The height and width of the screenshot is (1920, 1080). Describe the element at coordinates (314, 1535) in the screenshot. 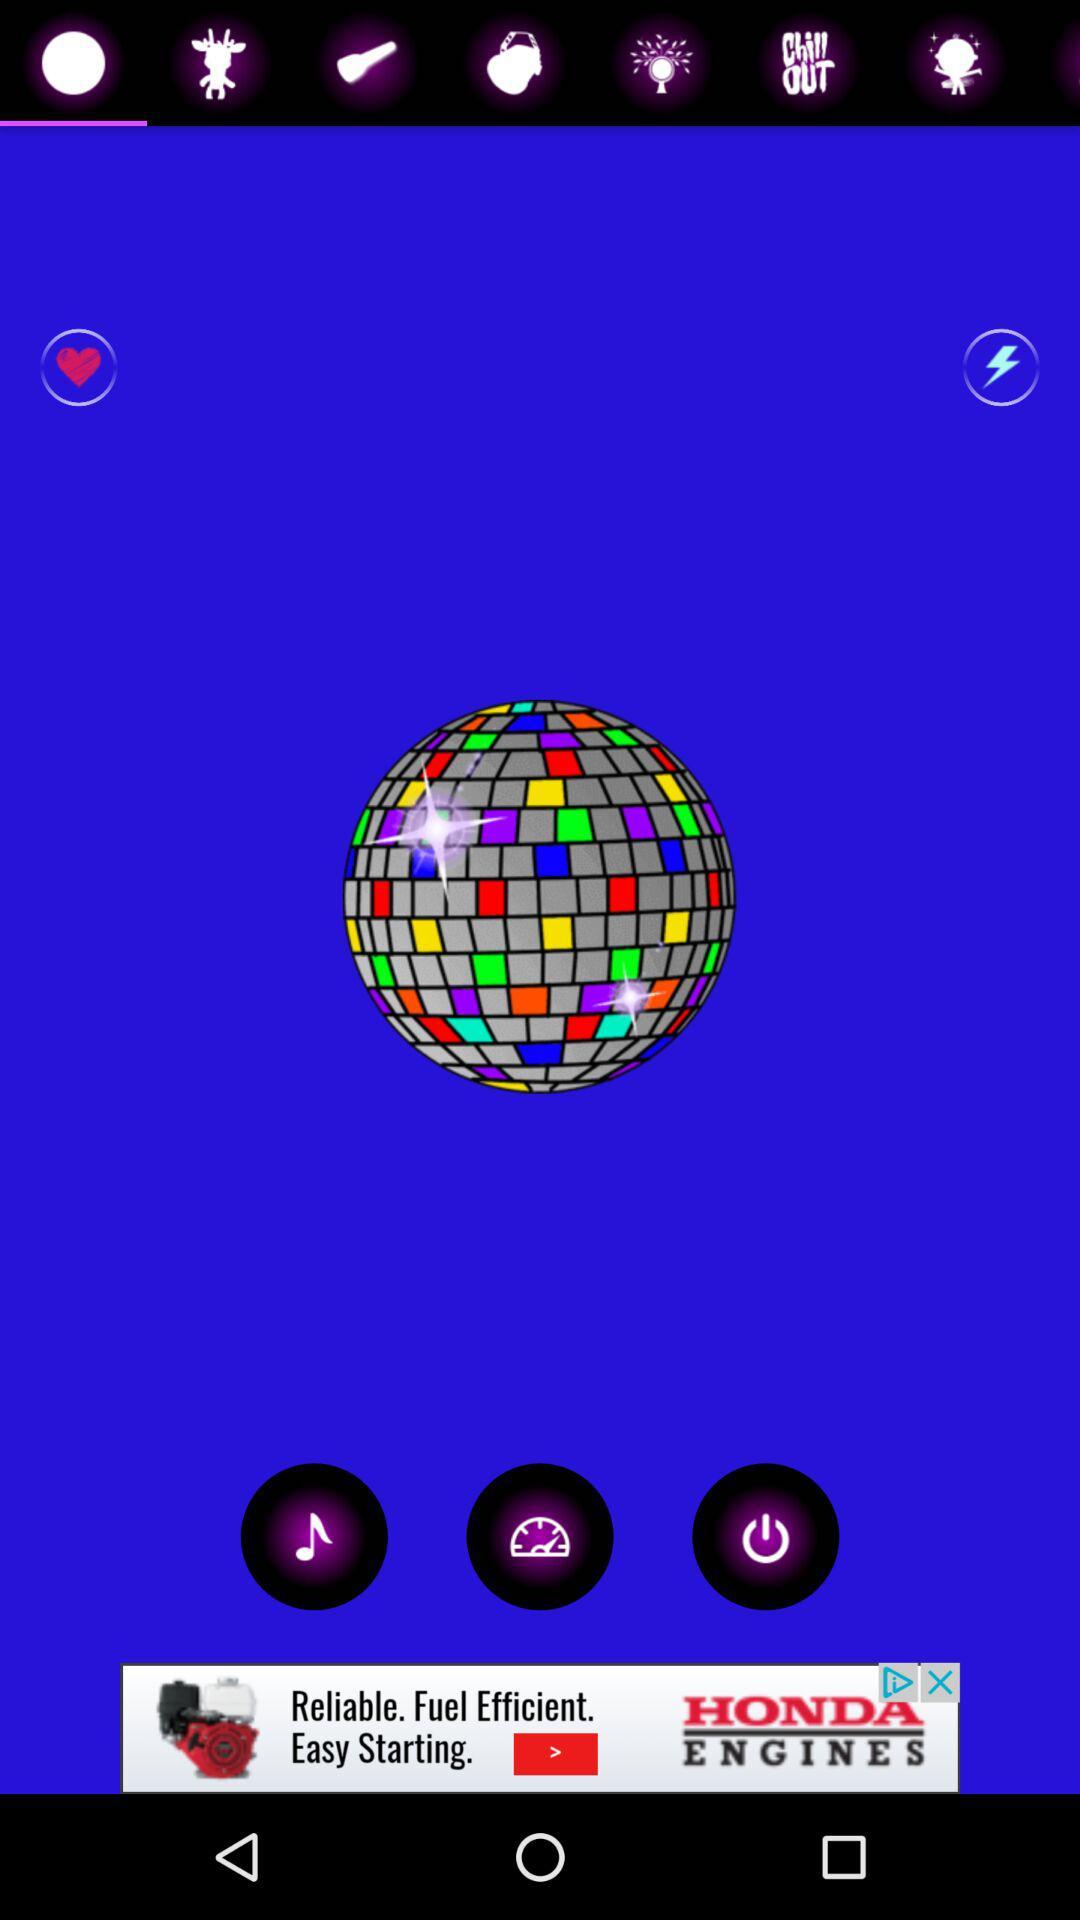

I see `the music icon` at that location.